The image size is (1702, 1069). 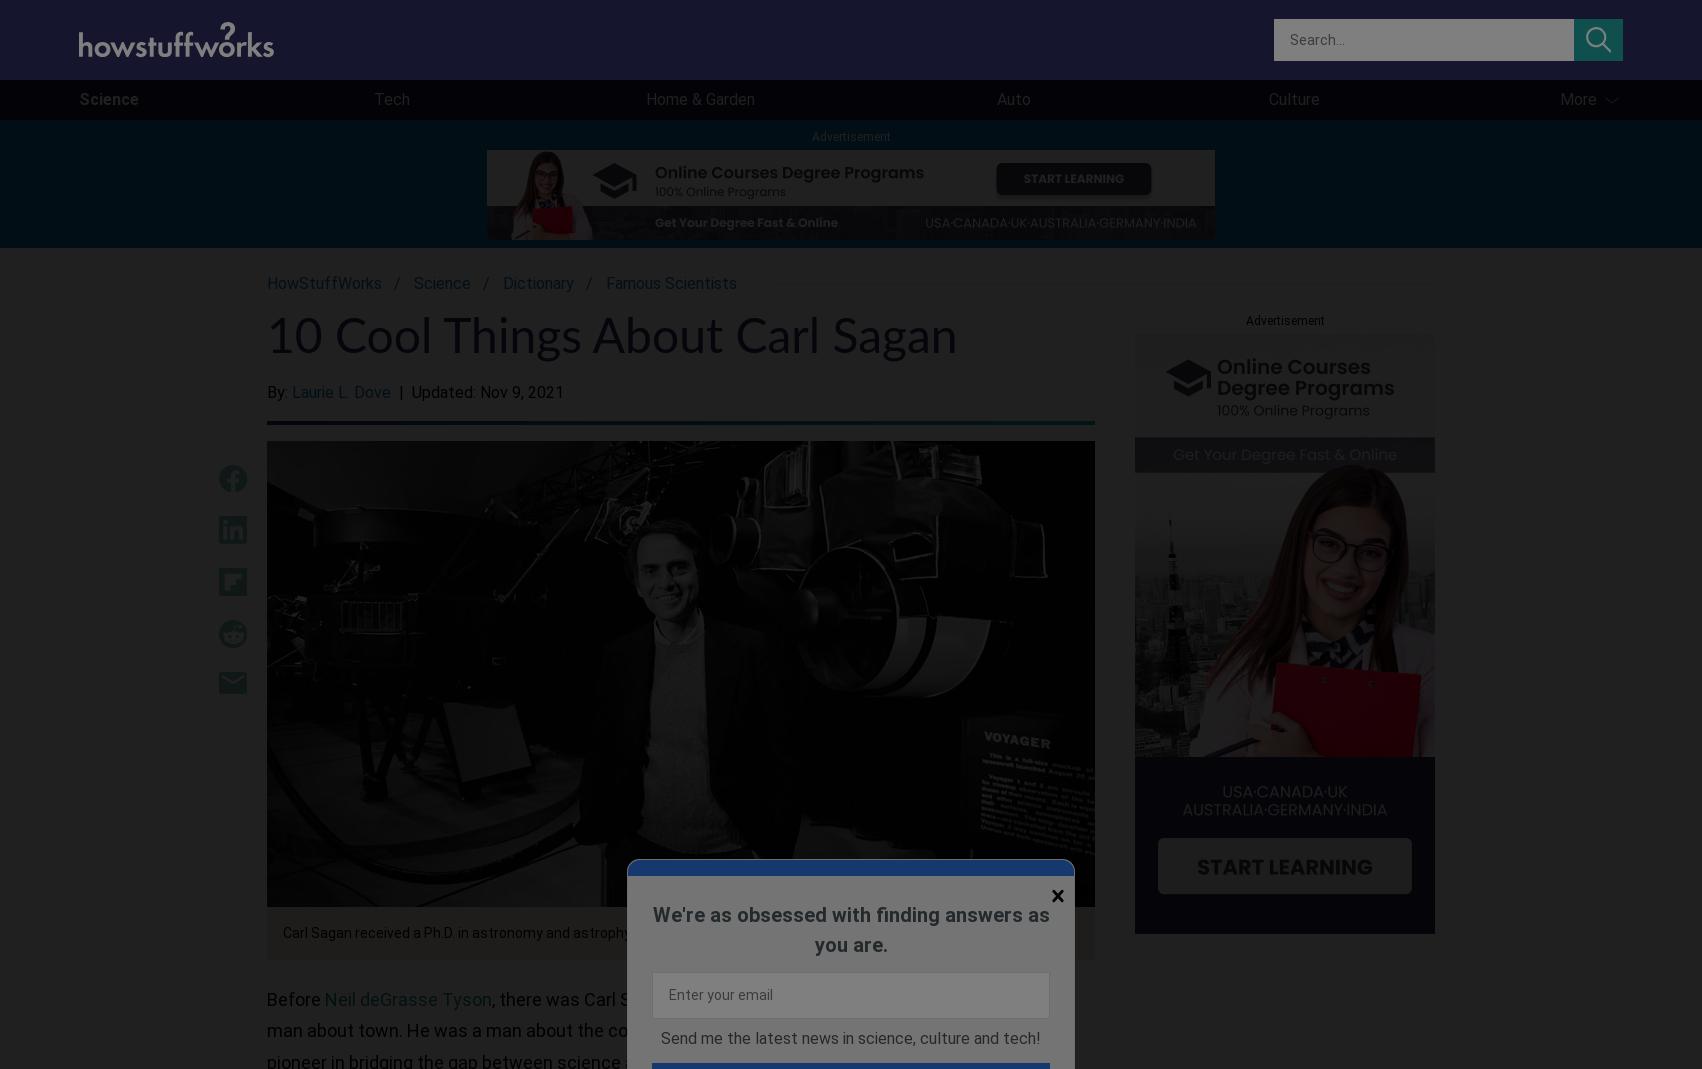 What do you see at coordinates (782, 932) in the screenshot?
I see `'Tony Korody/Sygma via Getty Images'` at bounding box center [782, 932].